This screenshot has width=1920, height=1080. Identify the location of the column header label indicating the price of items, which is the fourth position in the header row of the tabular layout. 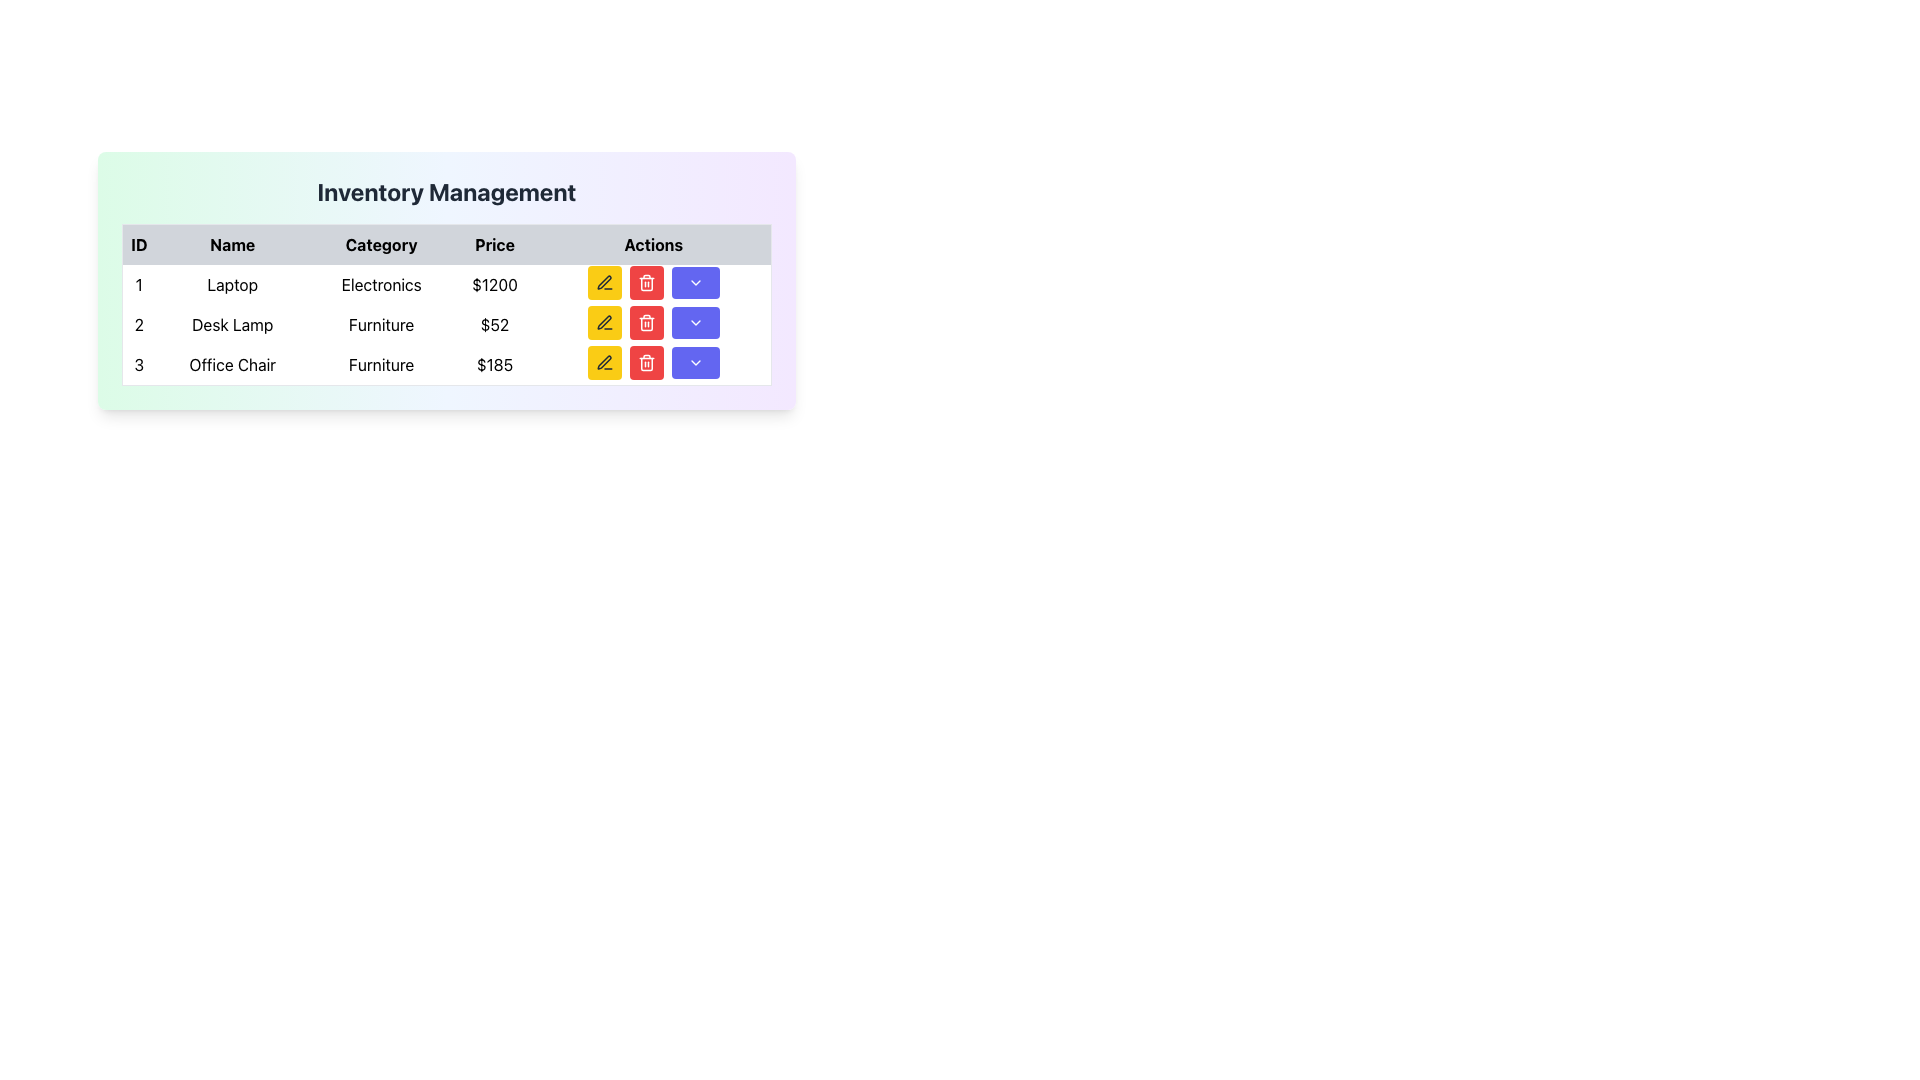
(494, 243).